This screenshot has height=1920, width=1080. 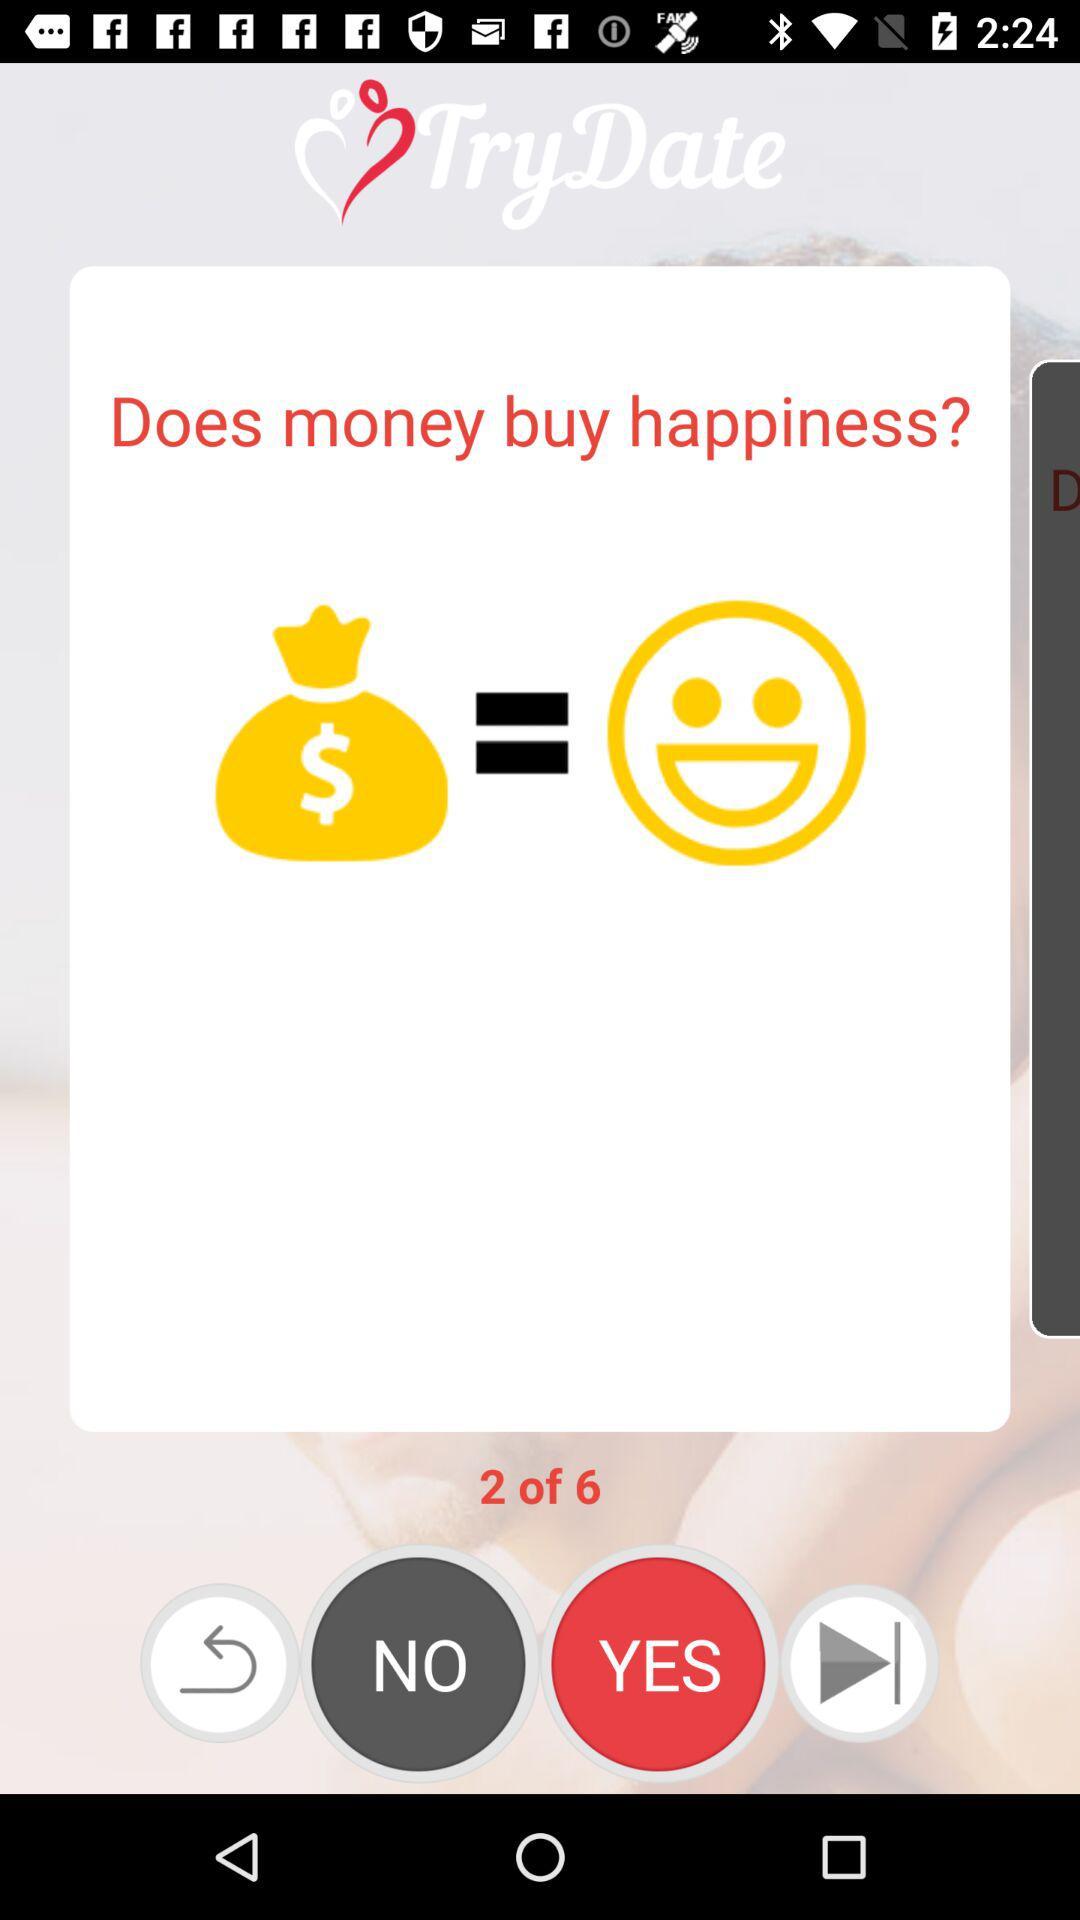 I want to click on answer no, so click(x=419, y=1663).